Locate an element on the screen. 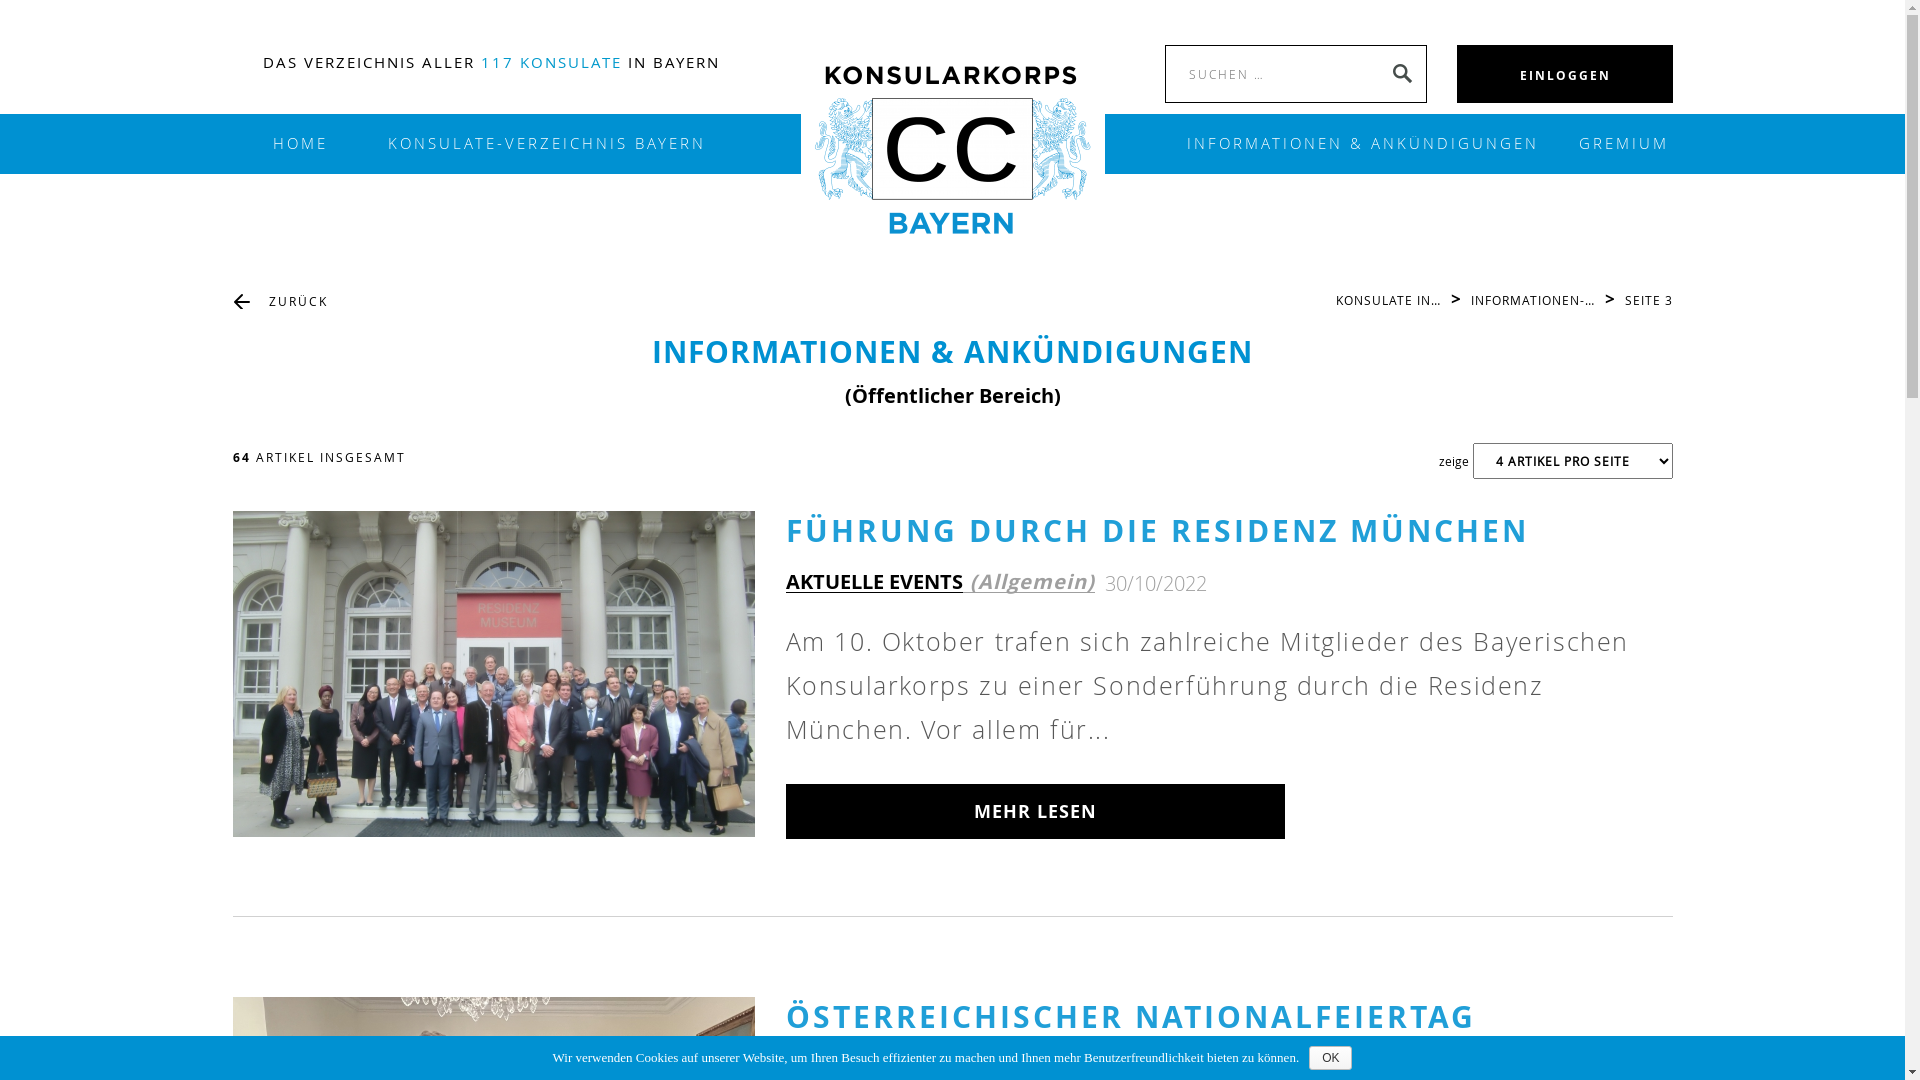 The image size is (1920, 1080). 'OK' is located at coordinates (1309, 1056).